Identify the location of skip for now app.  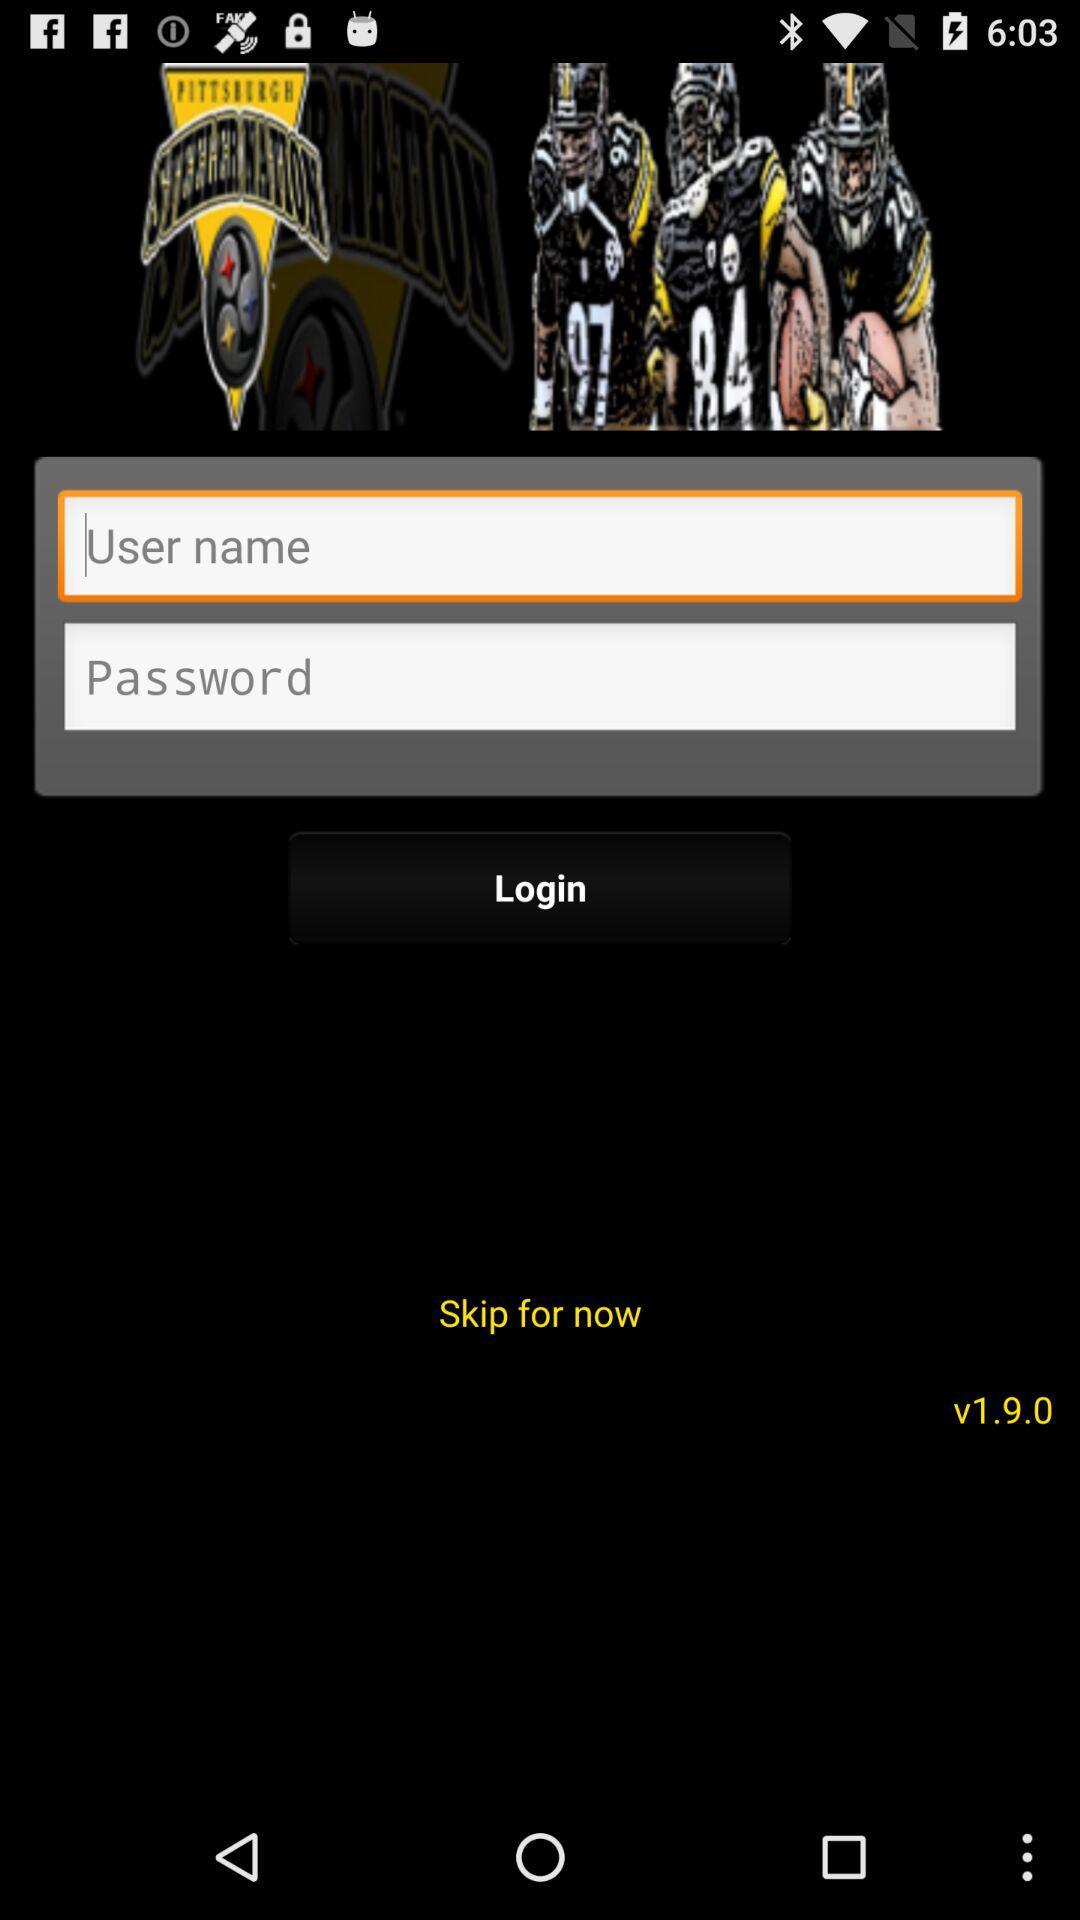
(540, 1312).